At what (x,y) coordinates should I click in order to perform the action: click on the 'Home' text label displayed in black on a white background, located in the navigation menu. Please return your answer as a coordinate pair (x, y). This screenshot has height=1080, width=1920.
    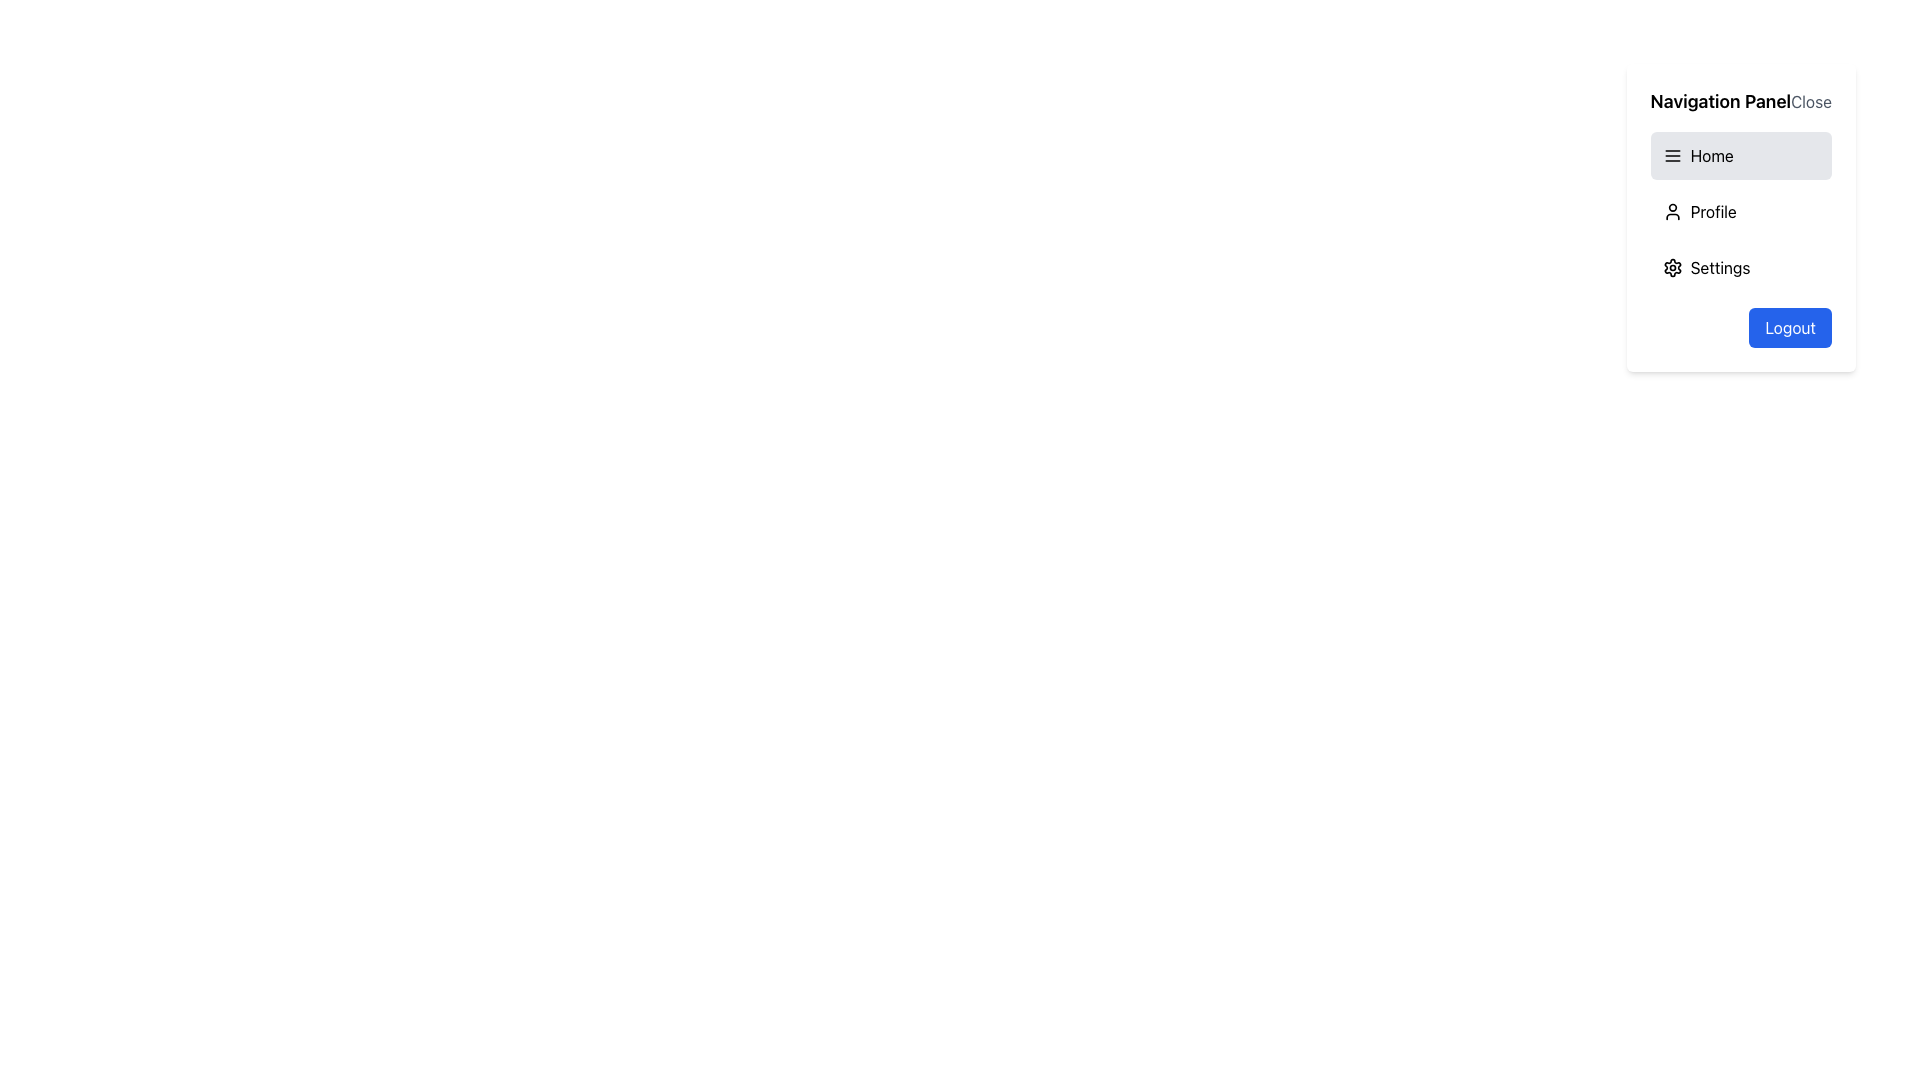
    Looking at the image, I should click on (1711, 154).